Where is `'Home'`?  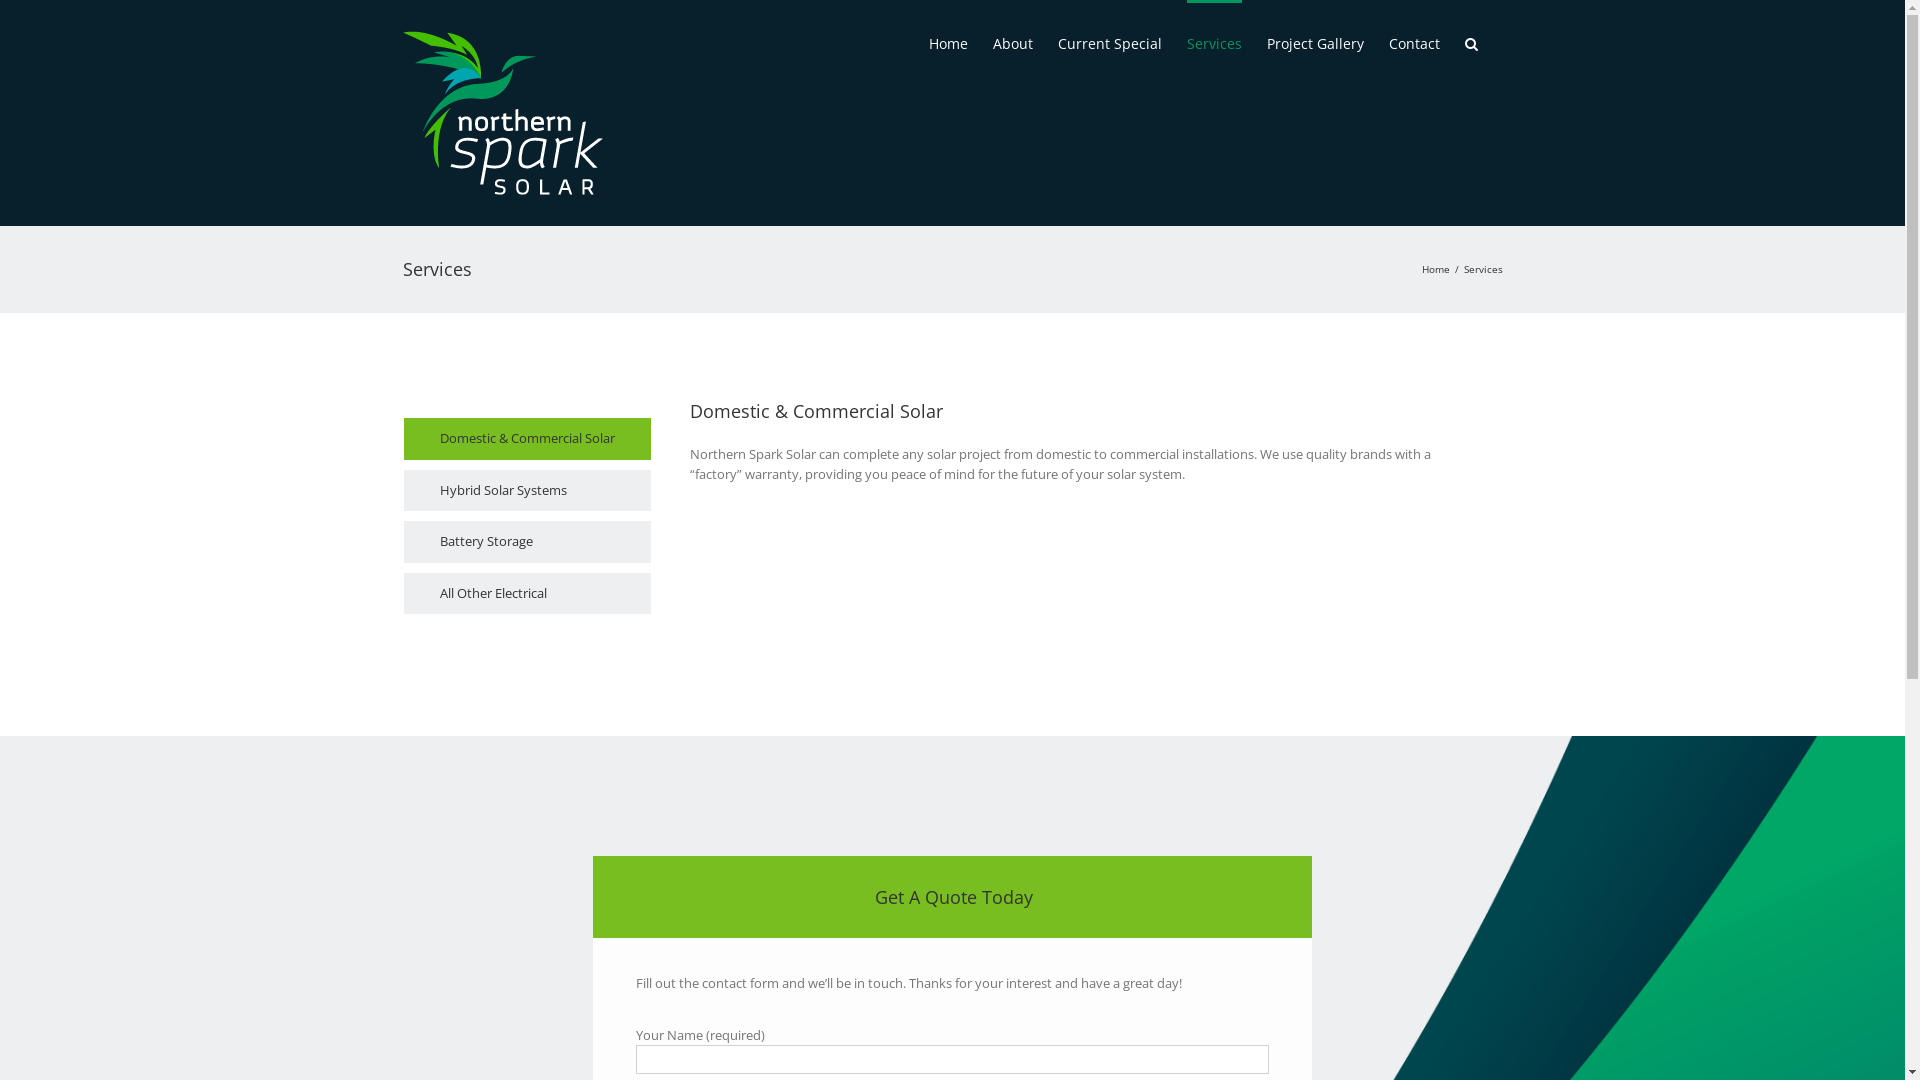 'Home' is located at coordinates (946, 42).